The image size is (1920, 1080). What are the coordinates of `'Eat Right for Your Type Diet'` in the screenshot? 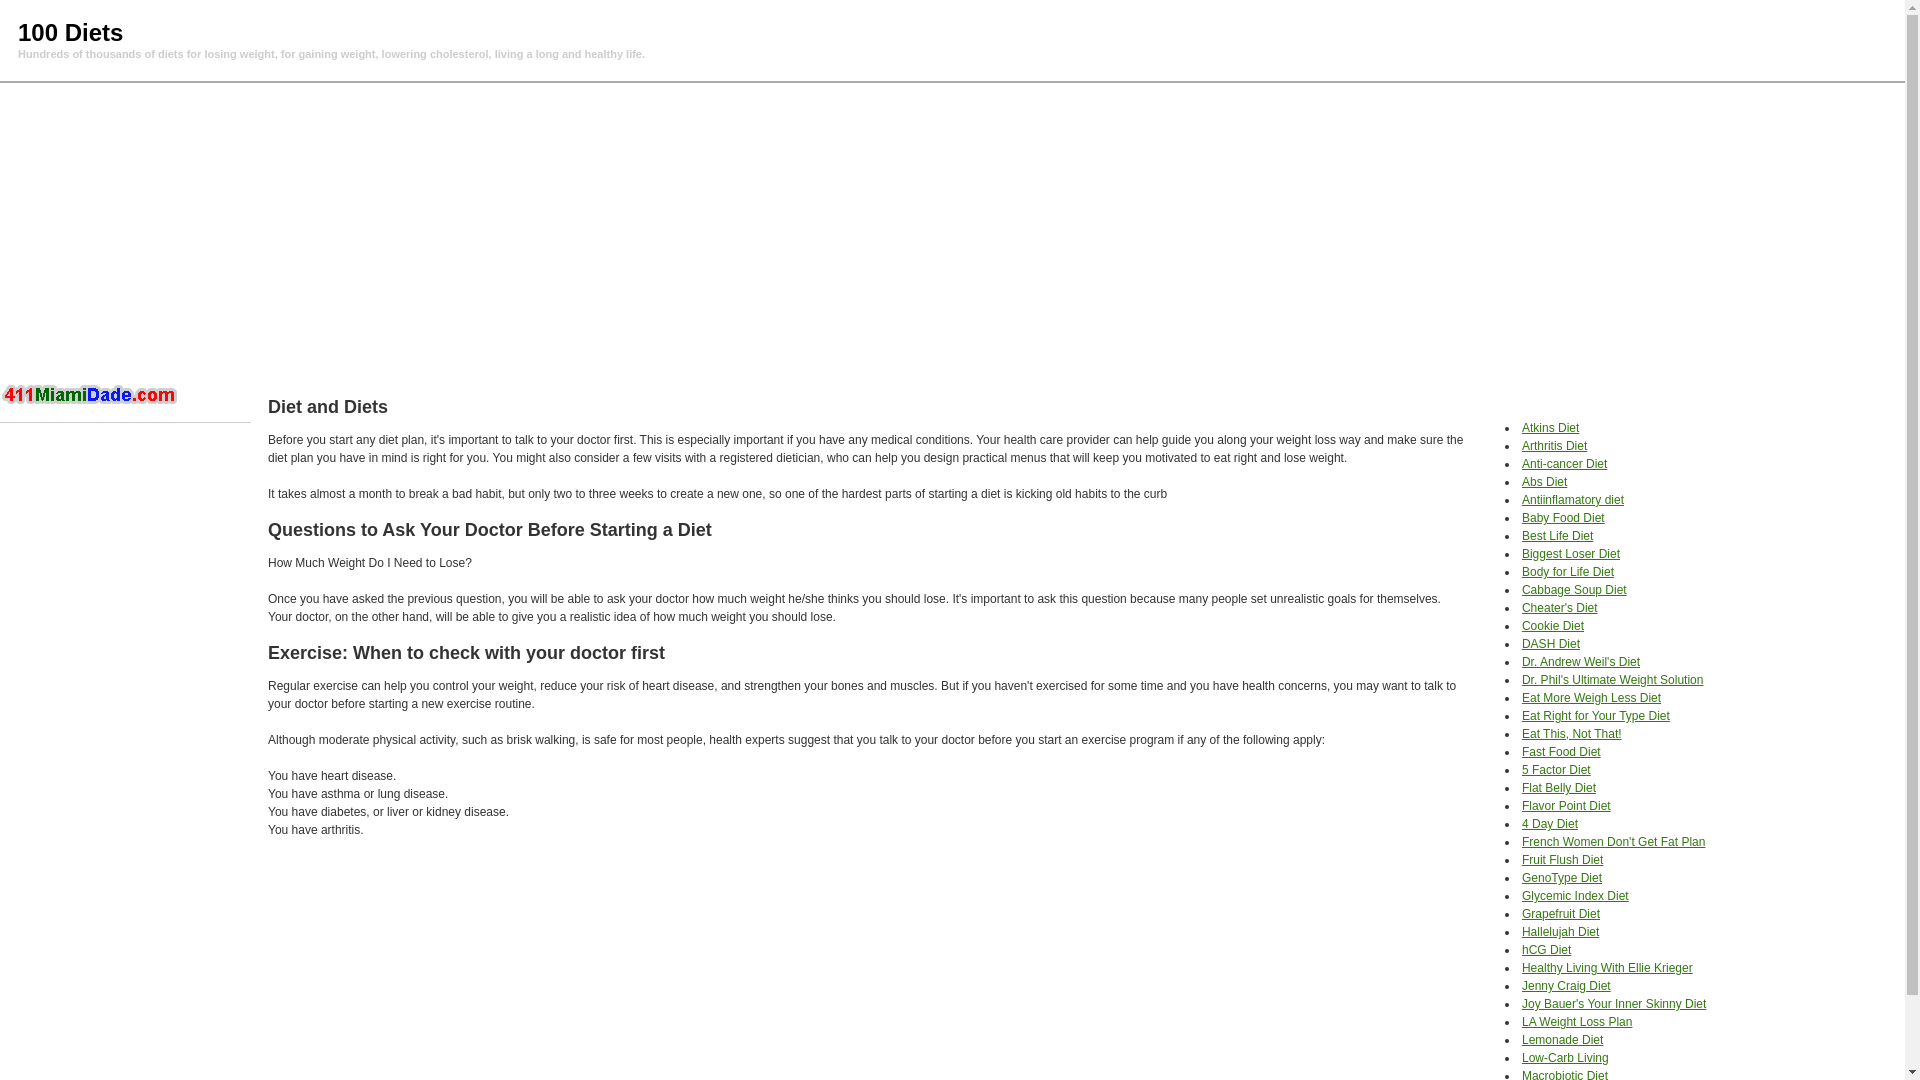 It's located at (1595, 715).